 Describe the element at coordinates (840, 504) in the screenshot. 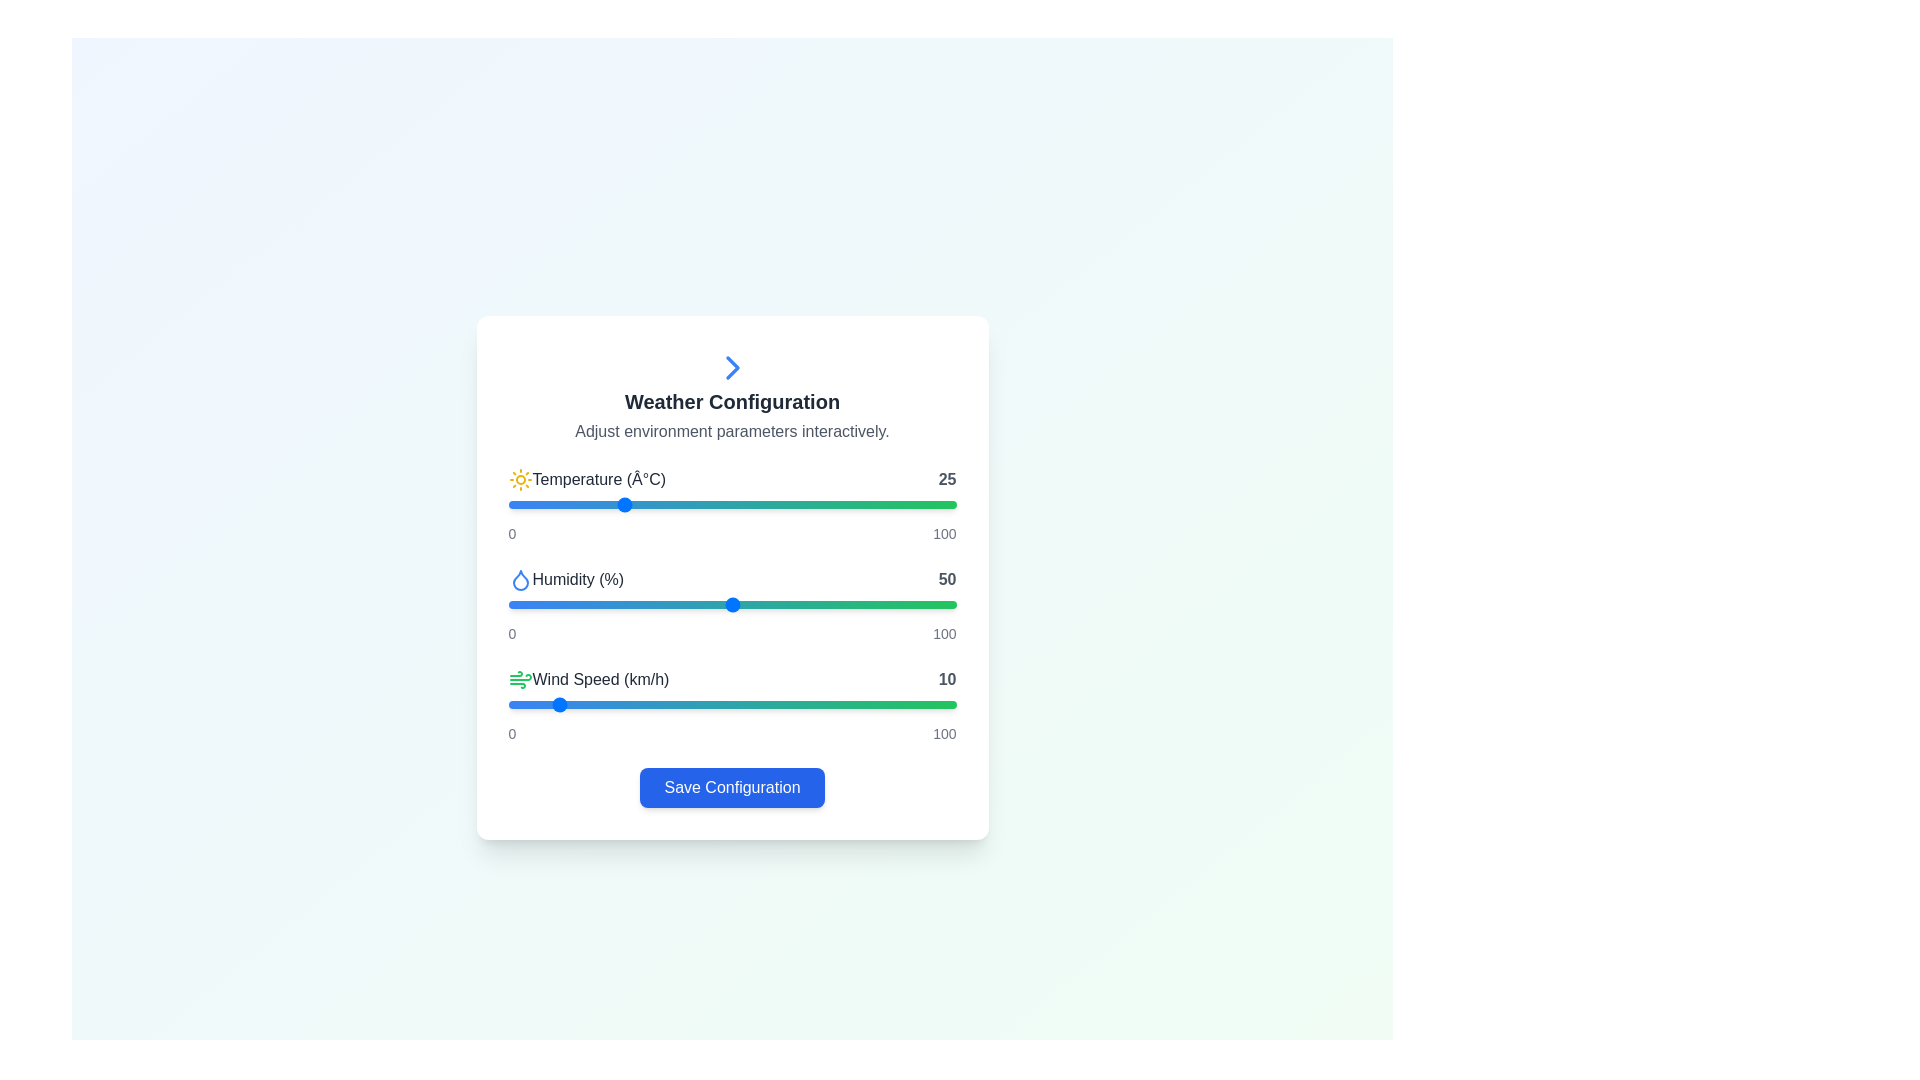

I see `slider value` at that location.